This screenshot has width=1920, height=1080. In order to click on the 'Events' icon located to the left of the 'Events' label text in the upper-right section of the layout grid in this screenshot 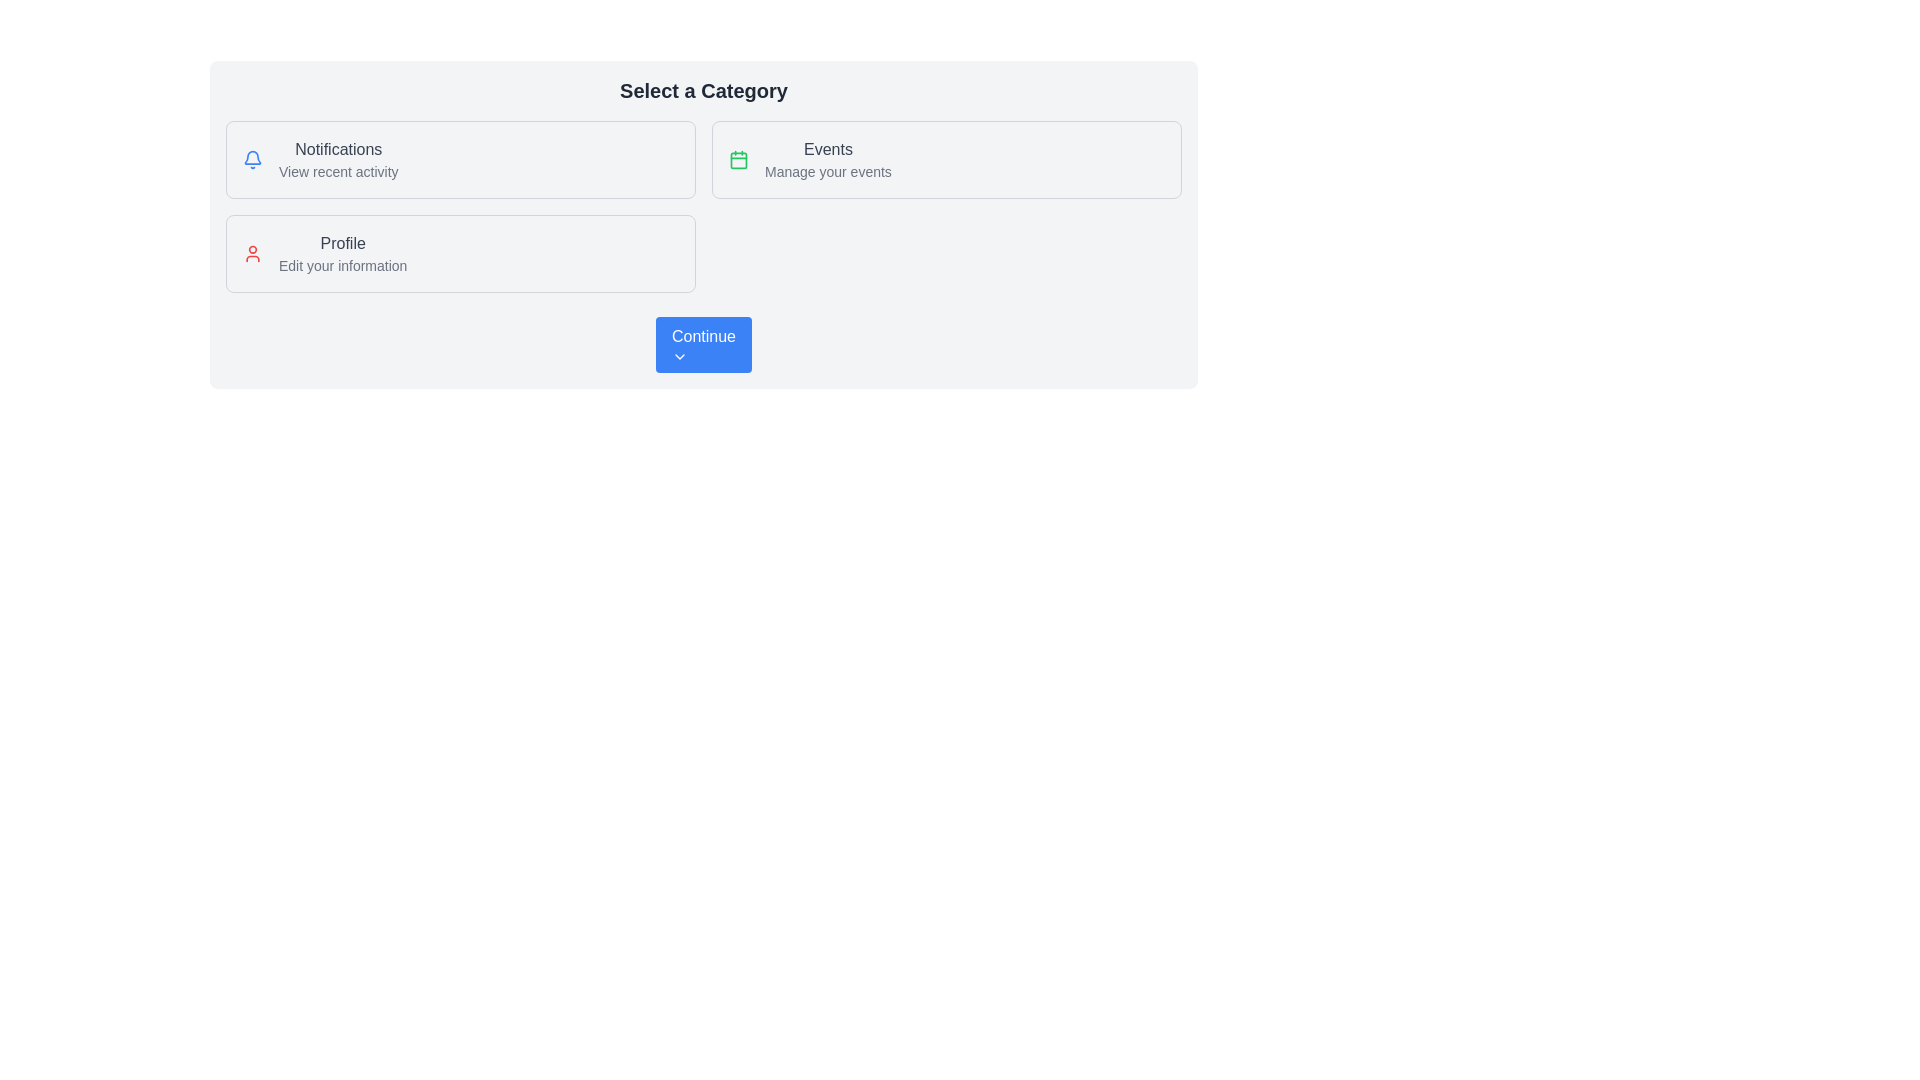, I will do `click(738, 158)`.